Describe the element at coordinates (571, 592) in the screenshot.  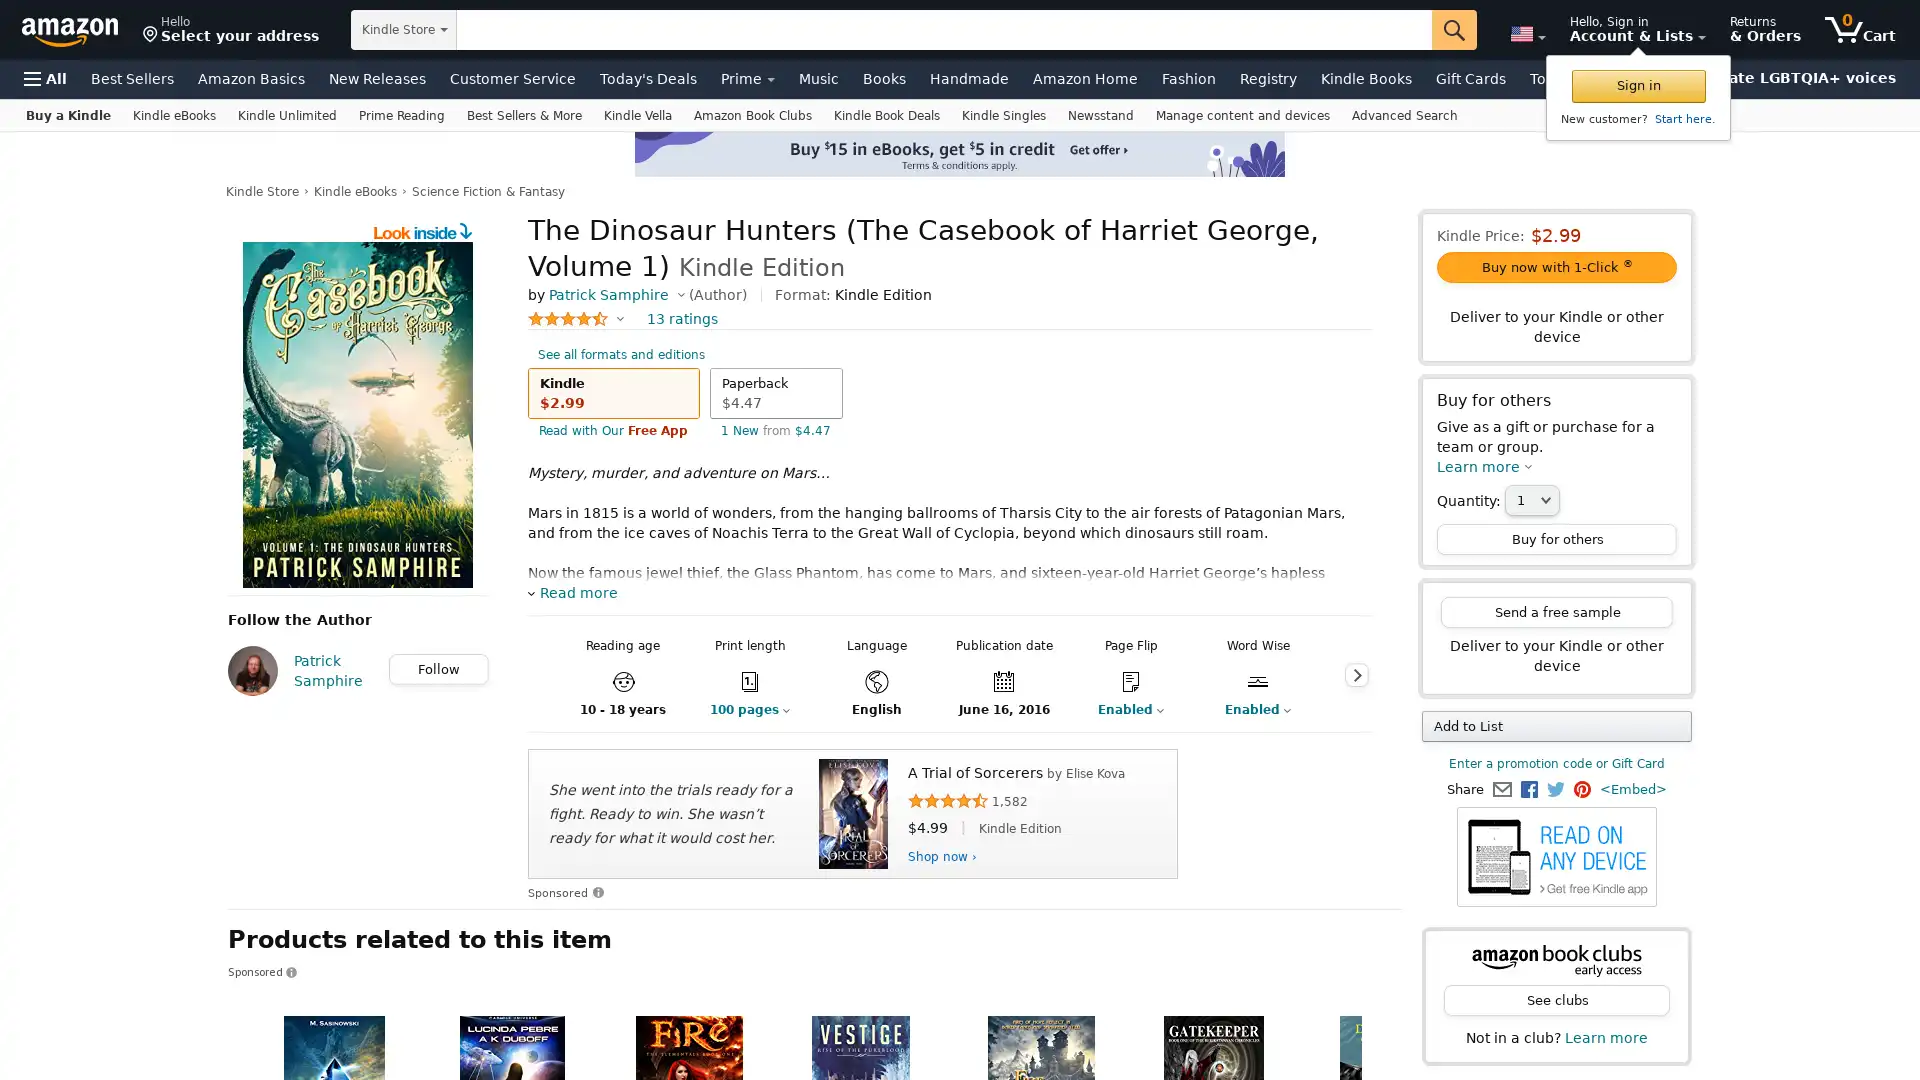
I see `Read more` at that location.